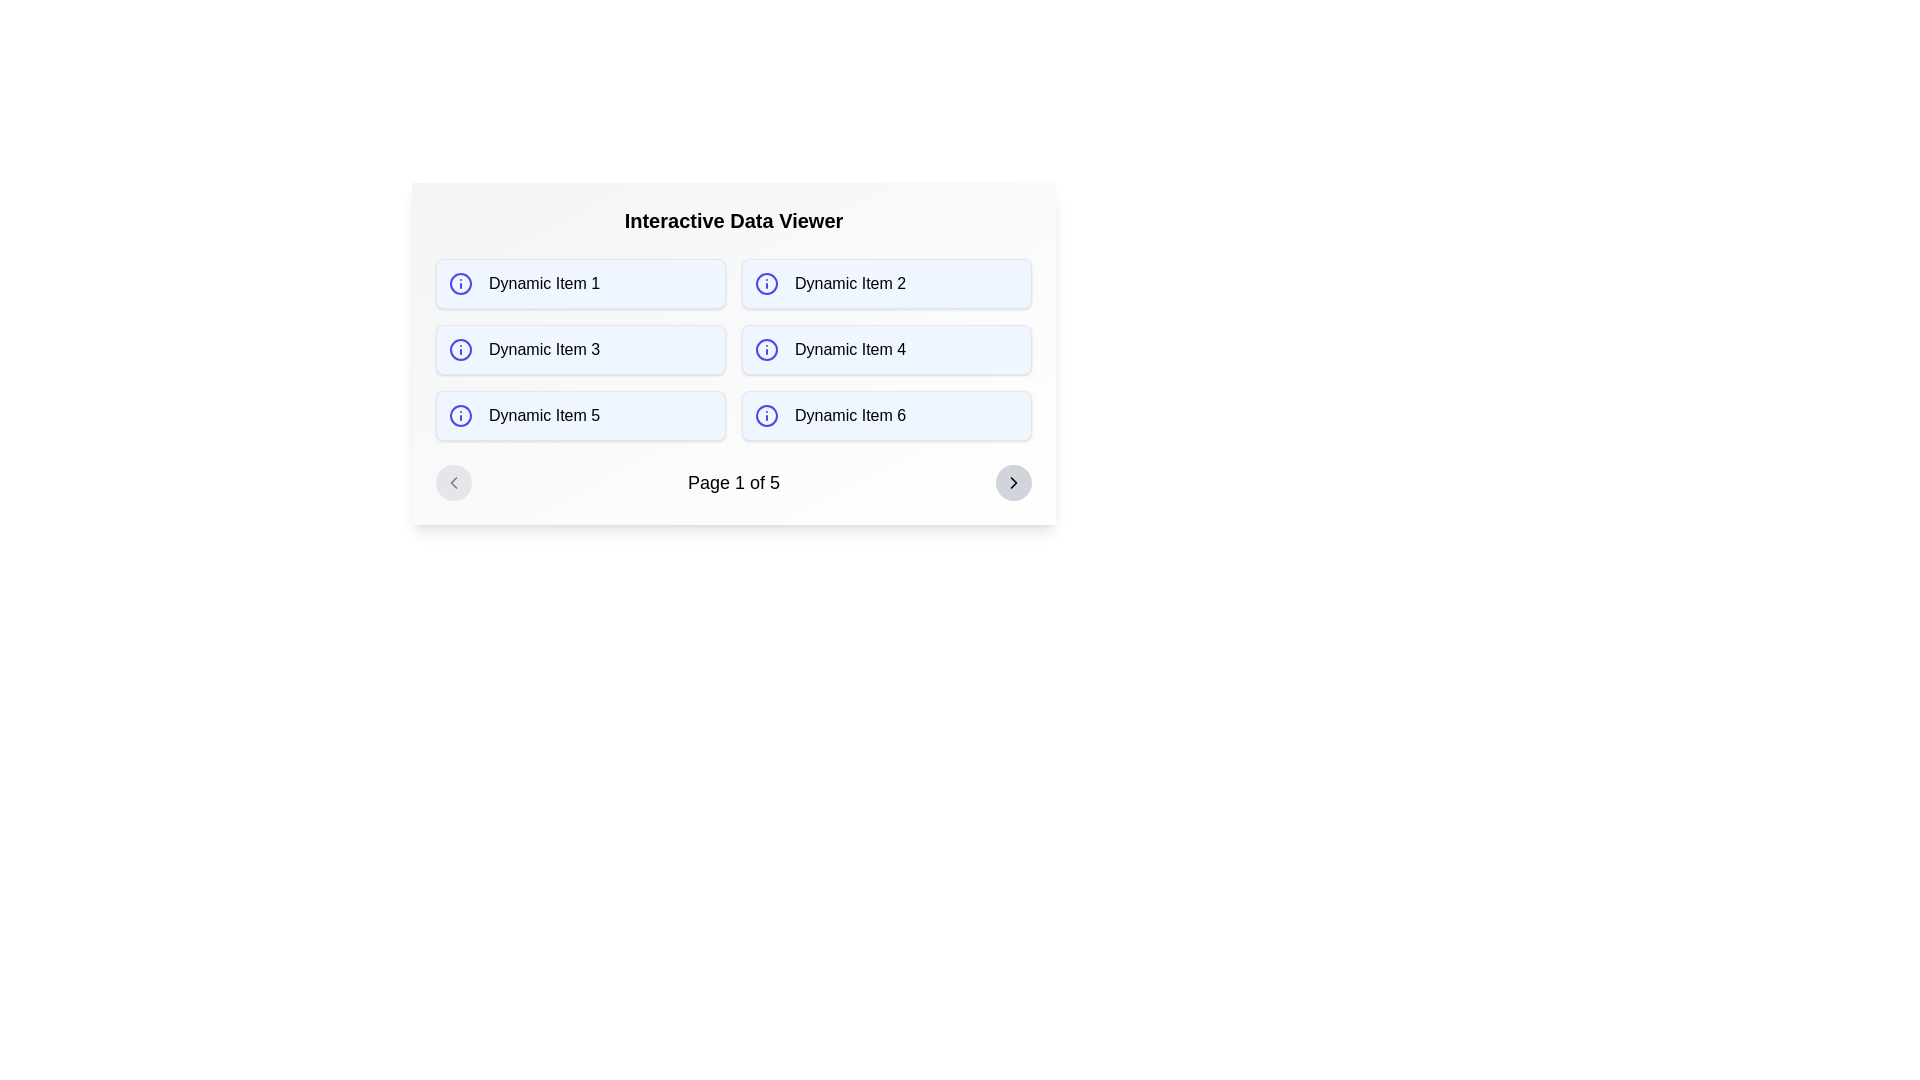 Image resolution: width=1920 pixels, height=1080 pixels. What do you see at coordinates (579, 415) in the screenshot?
I see `the static display card labeled 'Dynamic Item 5' which features a blue circular information icon and is located in the left column of the third row in a grid of six elements` at bounding box center [579, 415].